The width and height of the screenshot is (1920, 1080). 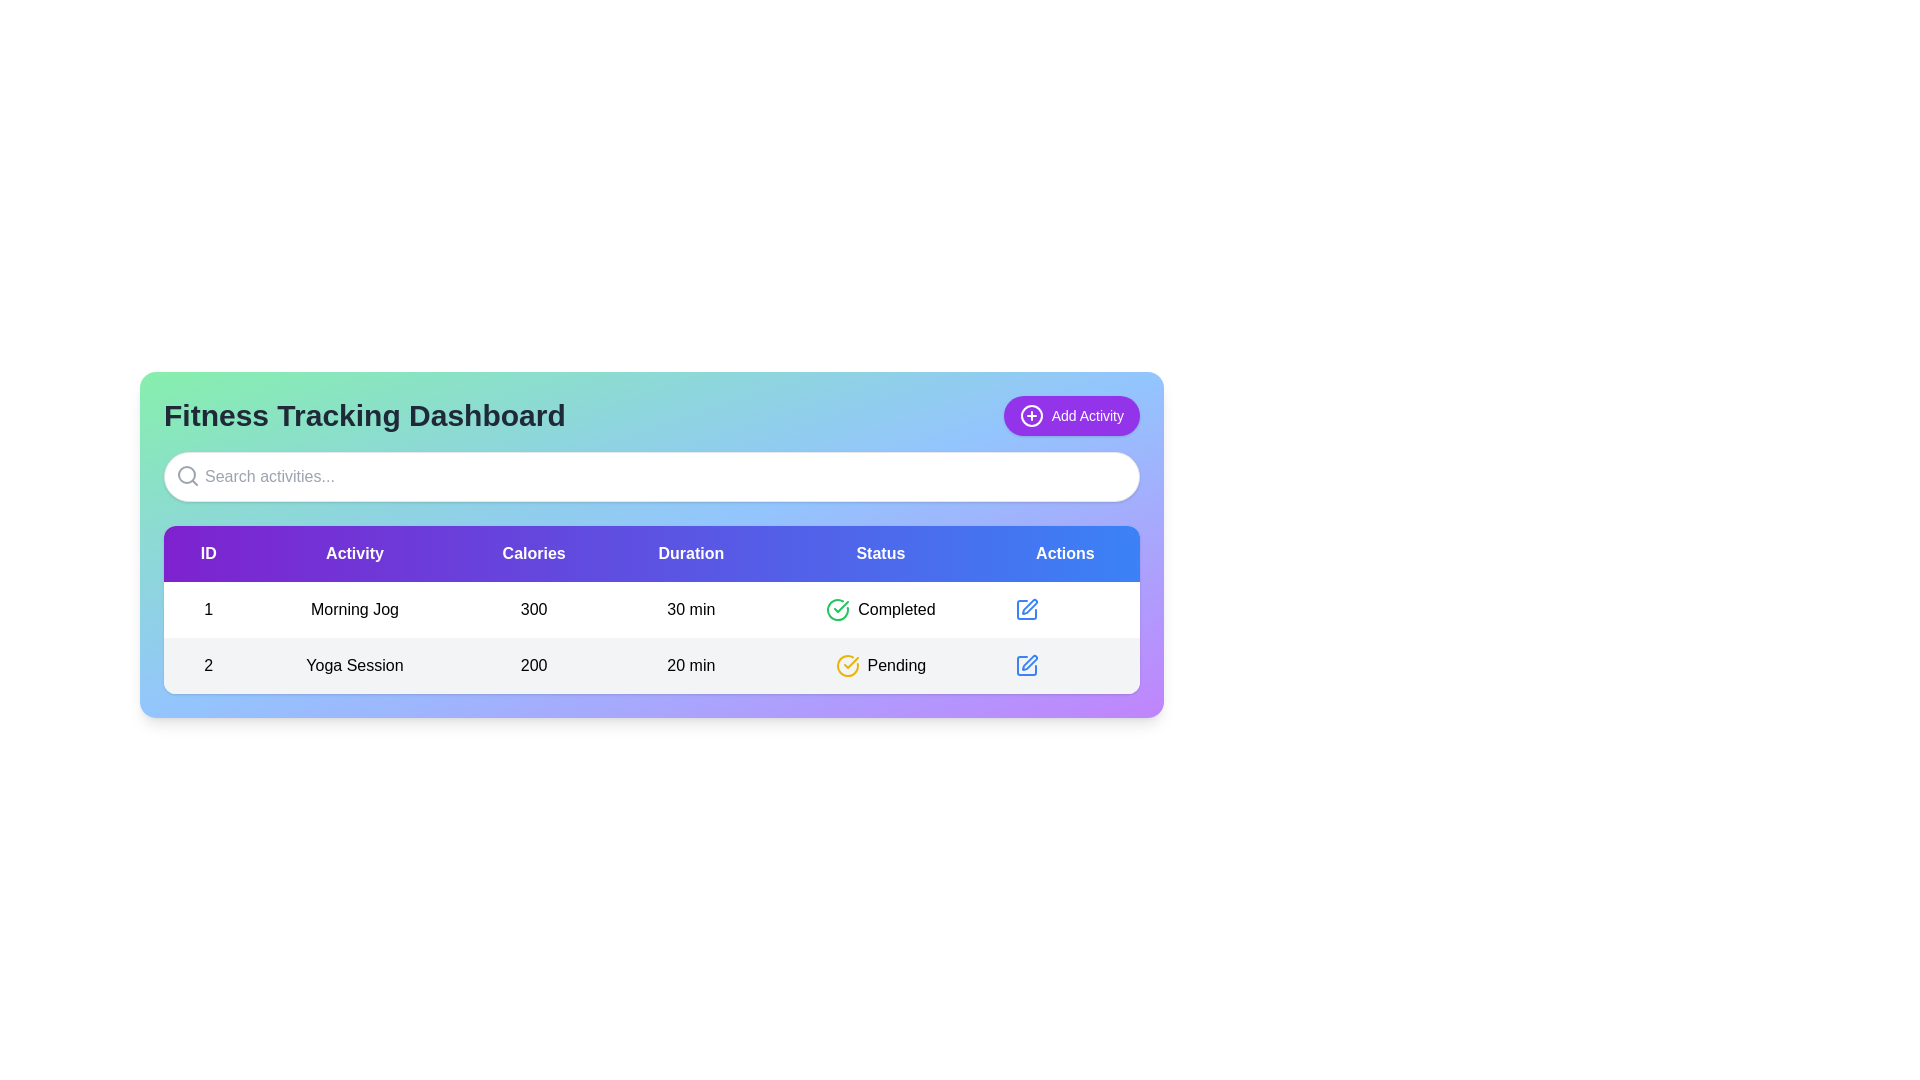 I want to click on the header cell labeled 'Status' in the table, which is the fifth header cell in a row of six, positioned between 'Duration' and 'Actions', so click(x=880, y=554).